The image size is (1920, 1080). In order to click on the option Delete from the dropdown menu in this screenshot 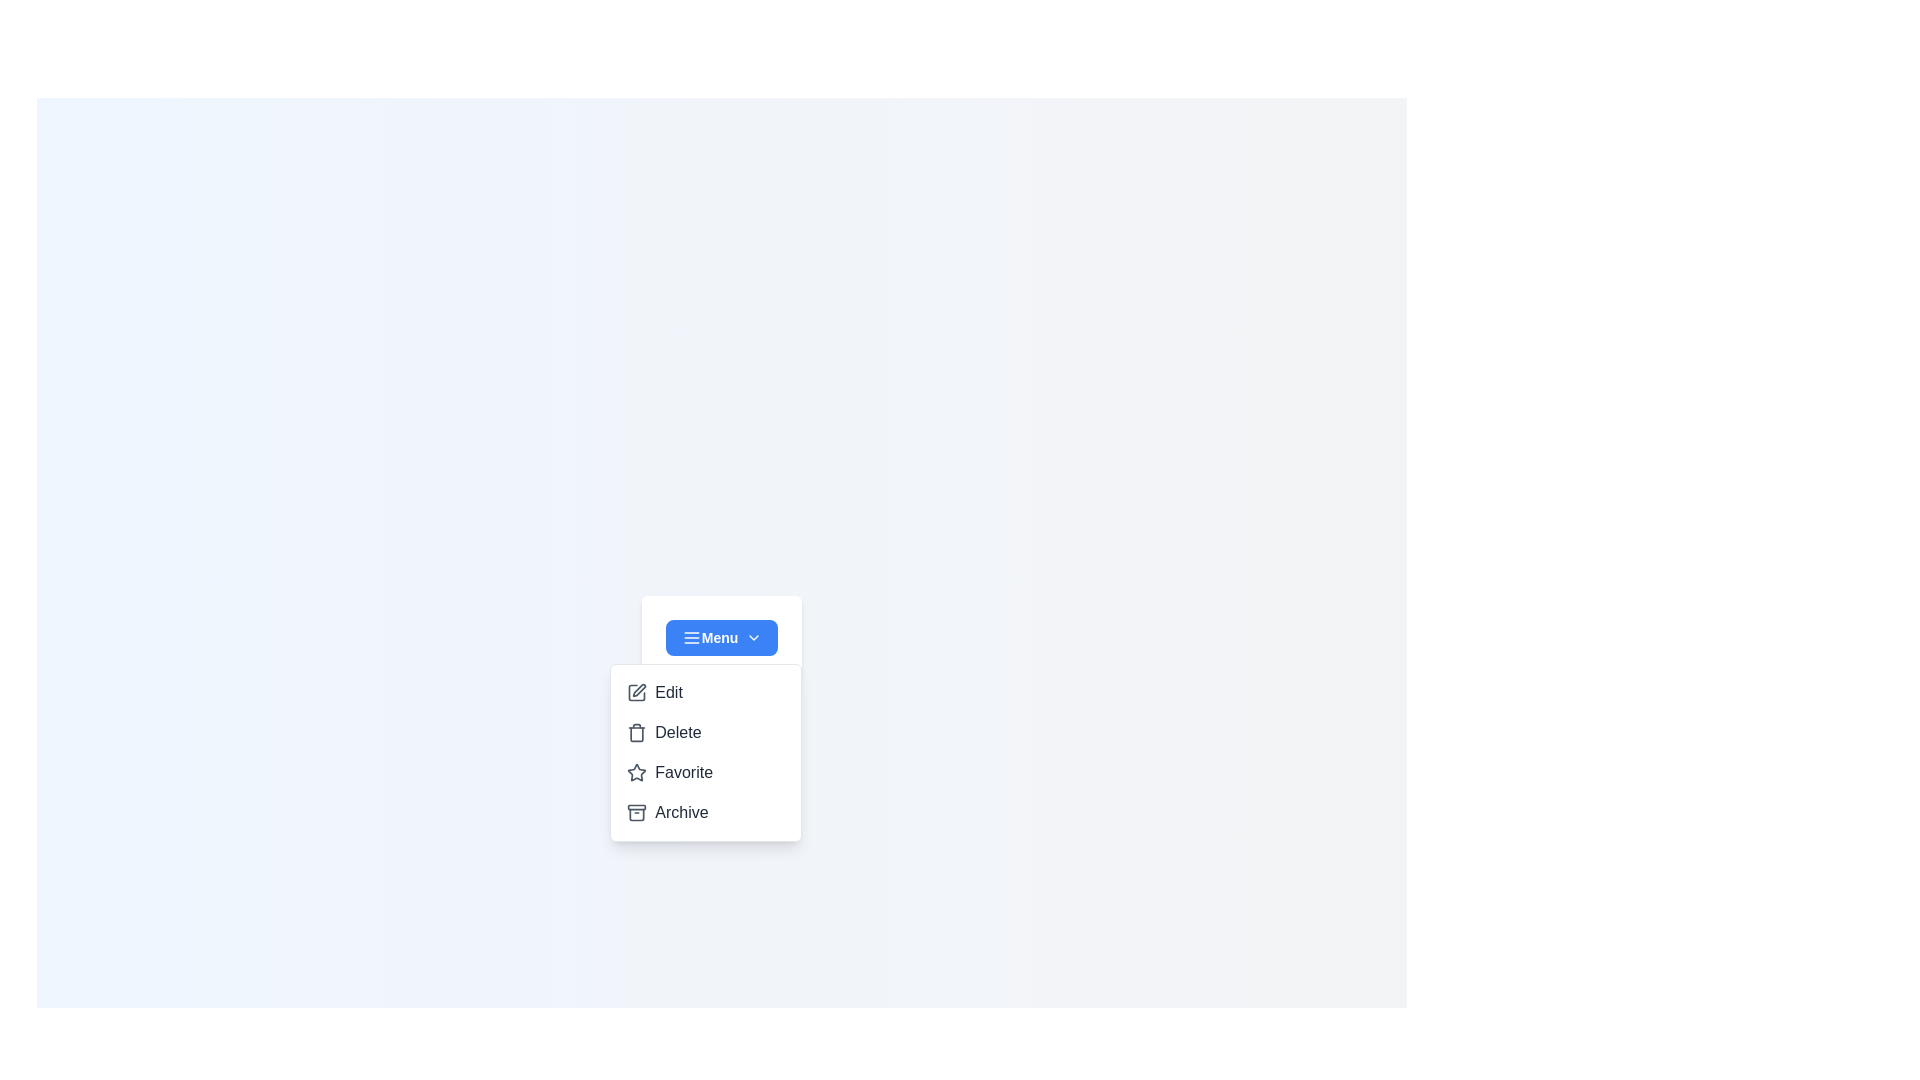, I will do `click(706, 732)`.